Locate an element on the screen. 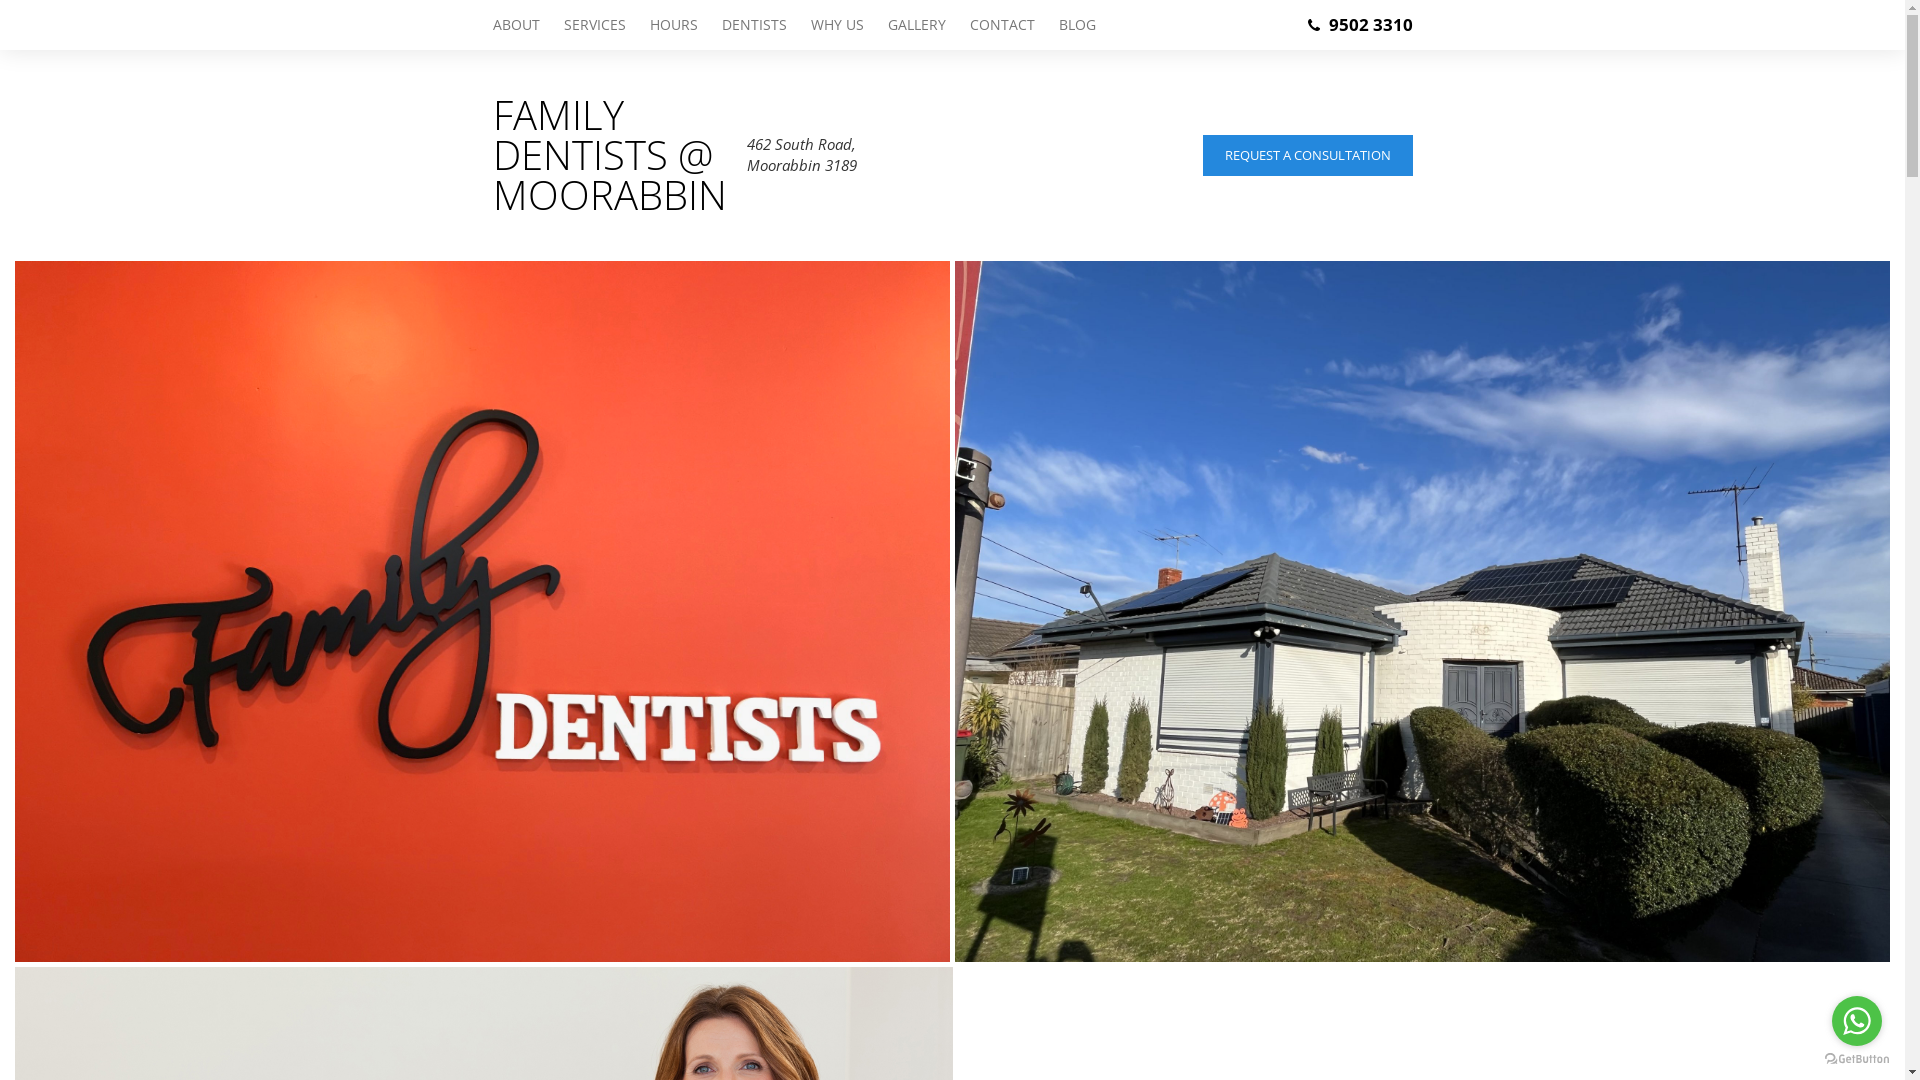 The height and width of the screenshot is (1080, 1920). 'HOURS' is located at coordinates (673, 24).